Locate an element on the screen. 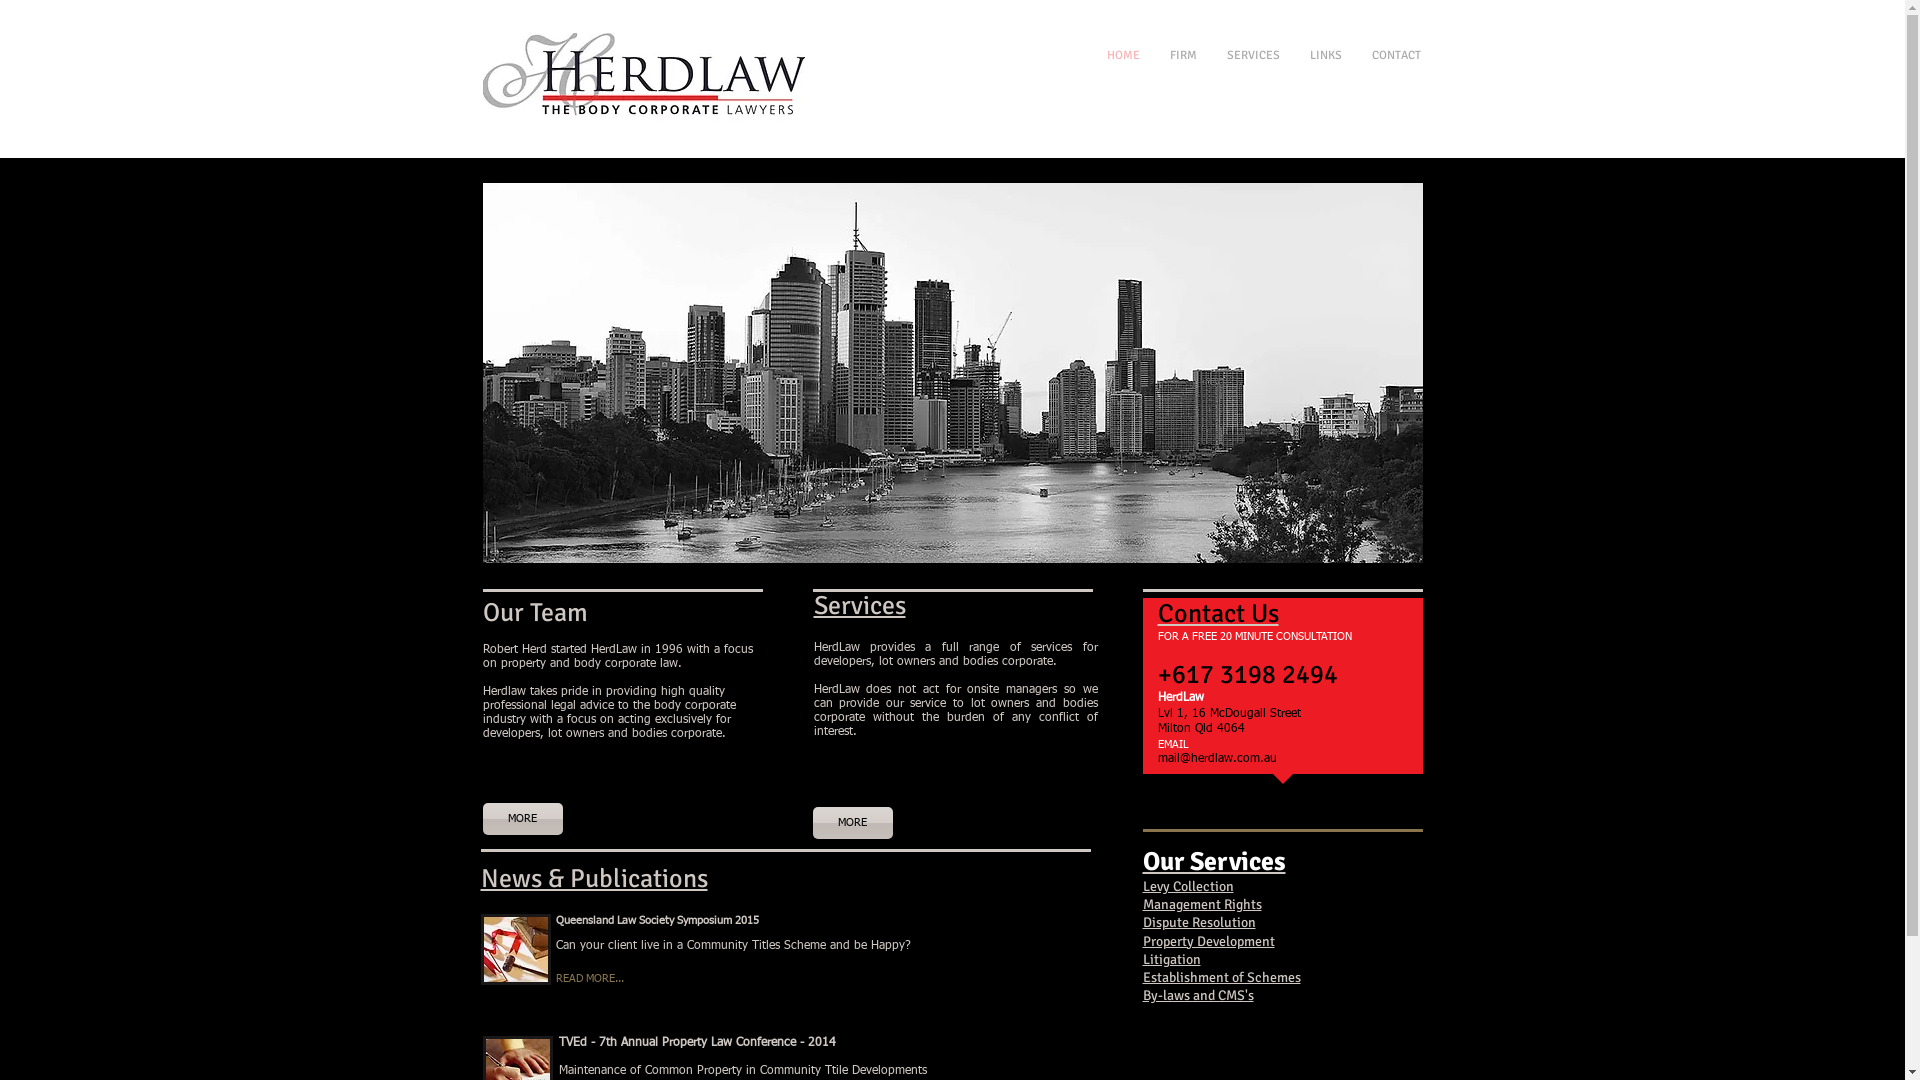 The image size is (1920, 1080). 'Levy Collection' is located at coordinates (1187, 885).